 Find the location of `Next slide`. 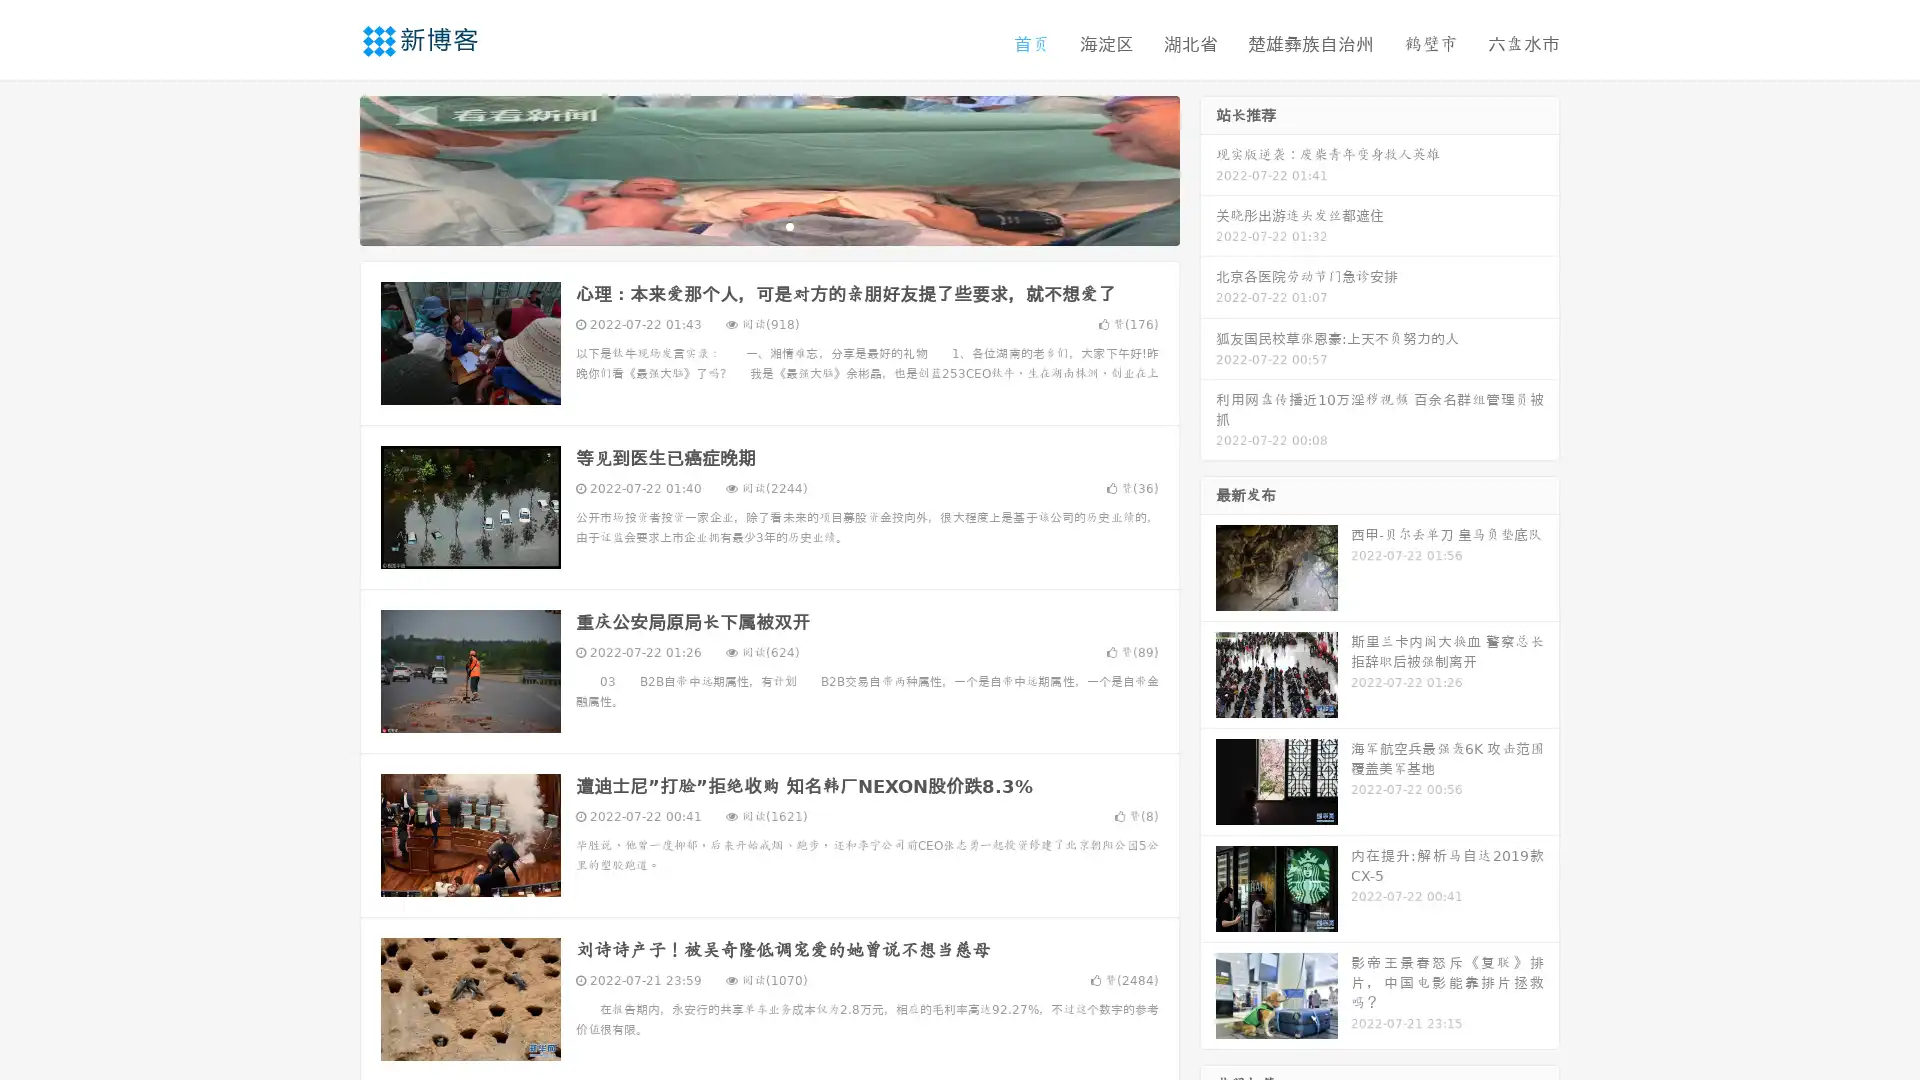

Next slide is located at coordinates (1208, 168).